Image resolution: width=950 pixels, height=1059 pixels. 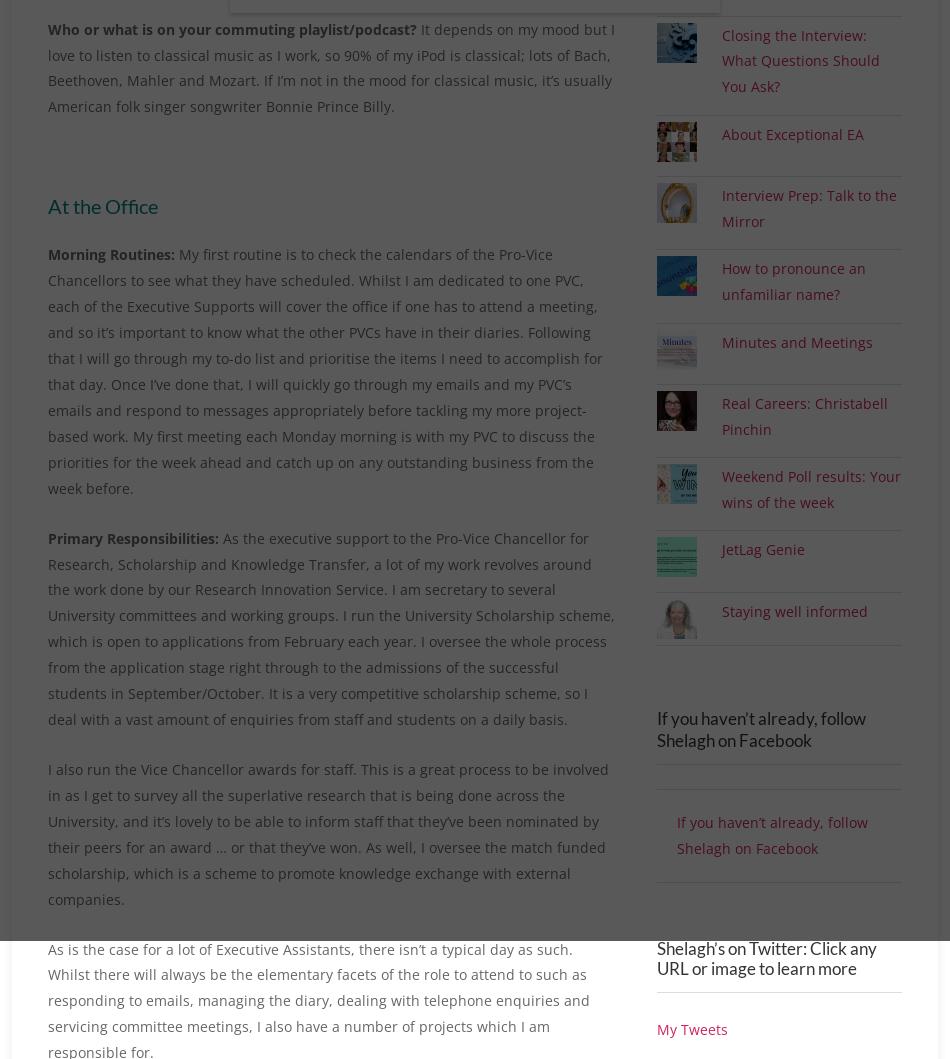 I want to click on 'It depends on my mood but I love to listen to classical music as I work, so 90% of my iPod is classical; lots of Bach, Beethoven, Mahler and Mozart. If I’m not in the mood for classical music, it’s usually American folk singer songwriter Bonnie Prince Billy.', so click(x=330, y=67).